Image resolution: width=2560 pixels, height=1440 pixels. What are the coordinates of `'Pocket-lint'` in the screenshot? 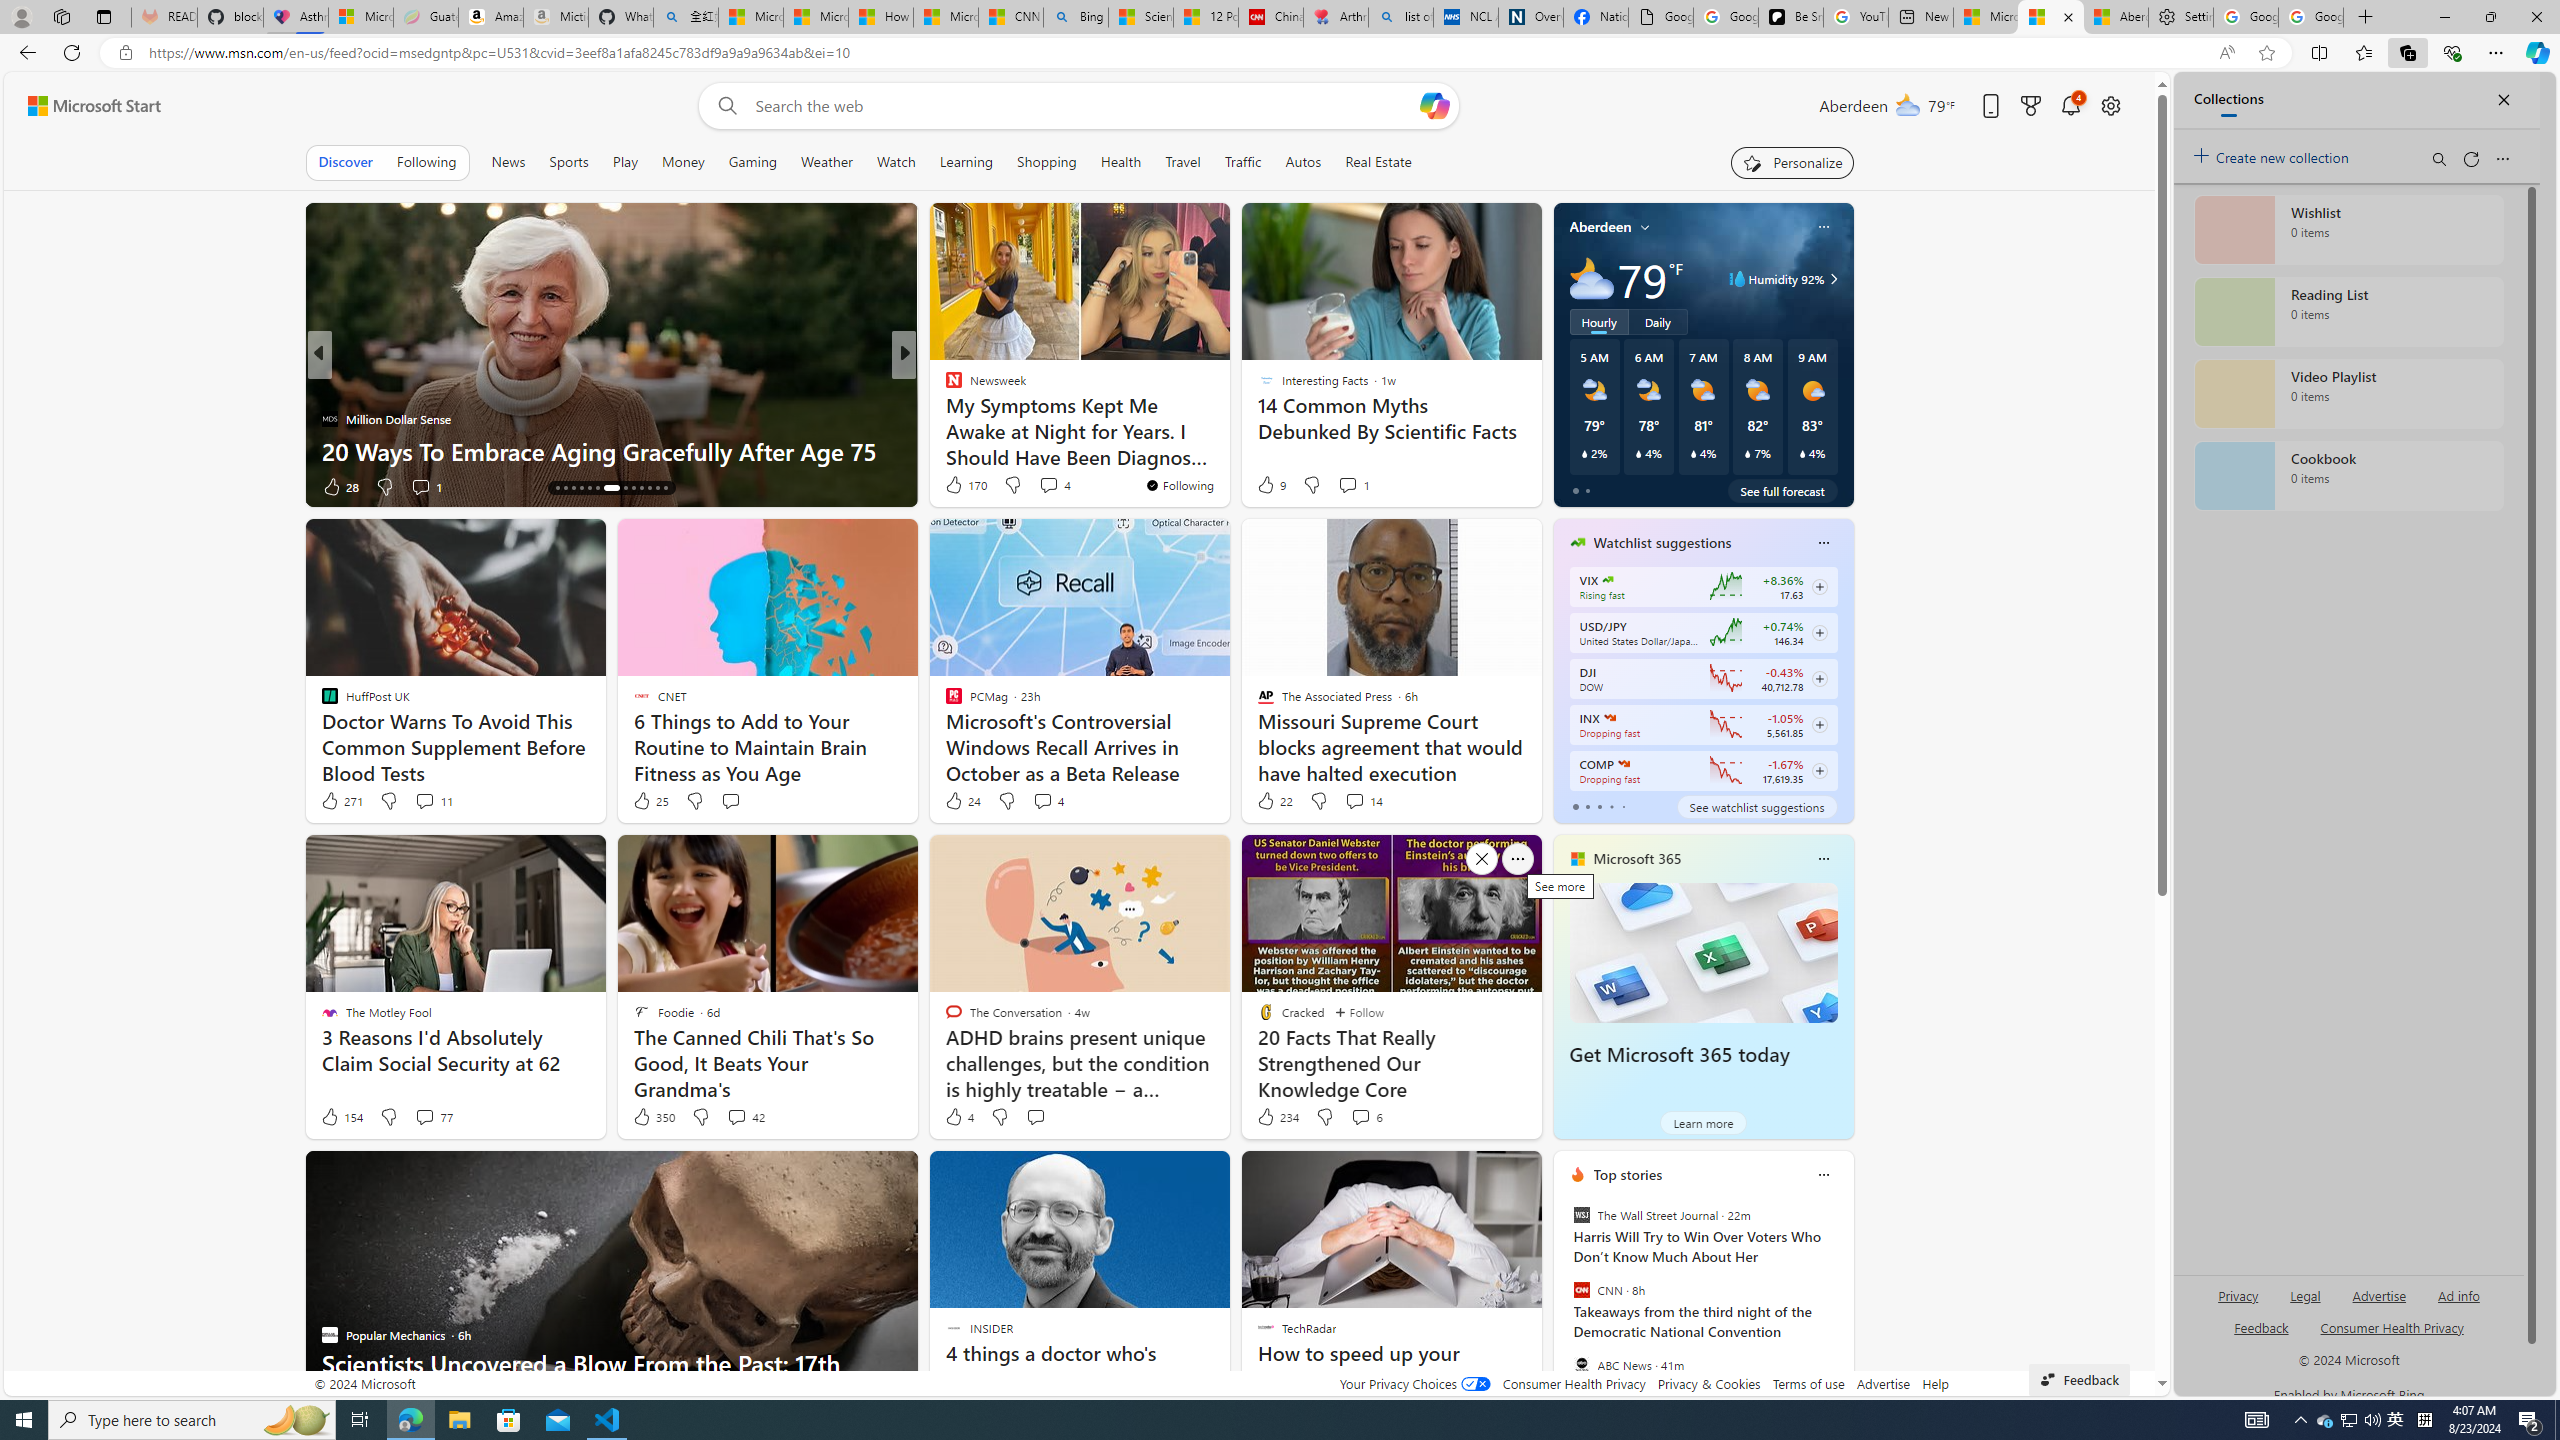 It's located at (945, 418).